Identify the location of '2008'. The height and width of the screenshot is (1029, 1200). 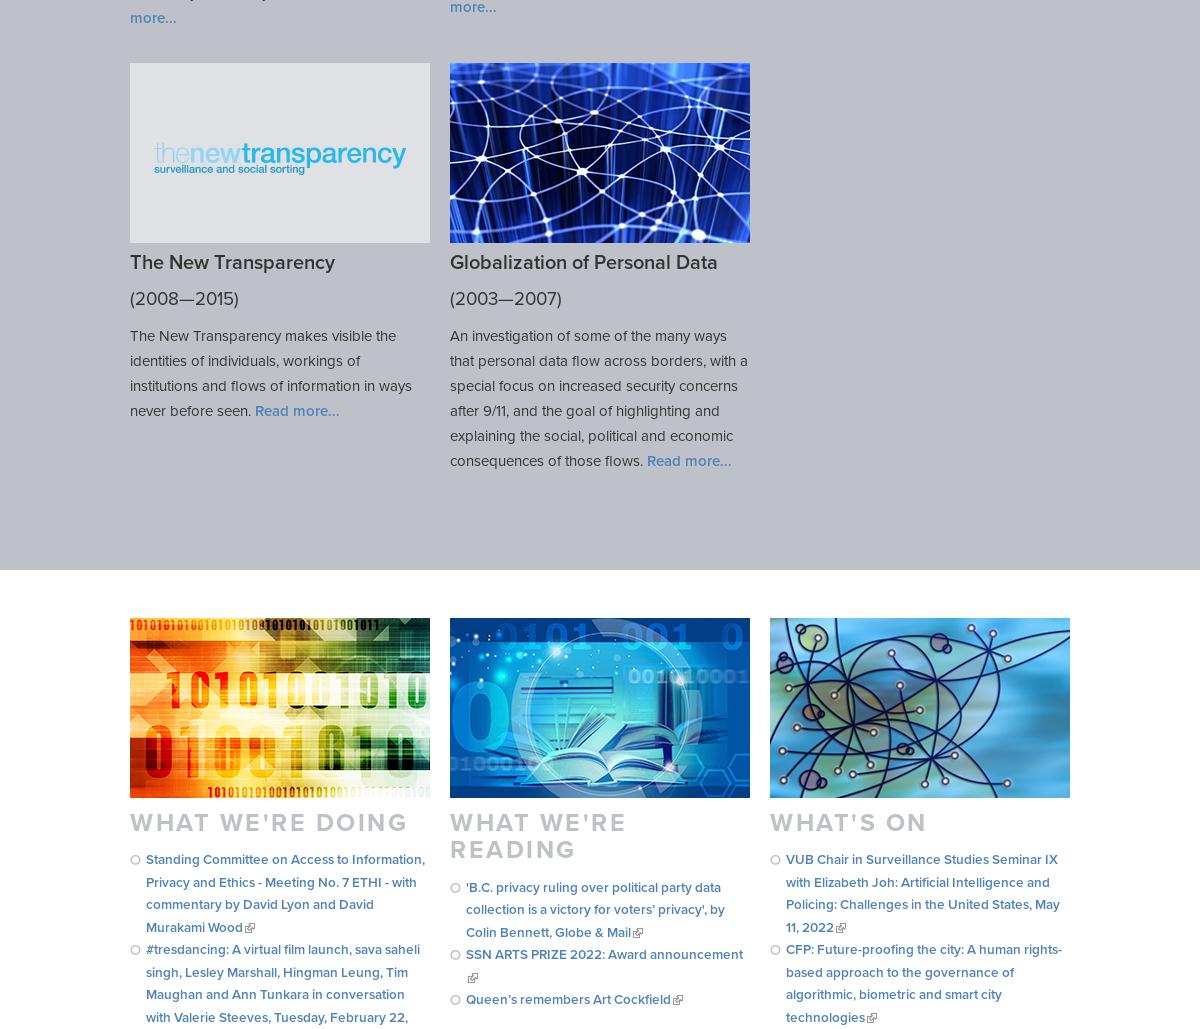
(155, 299).